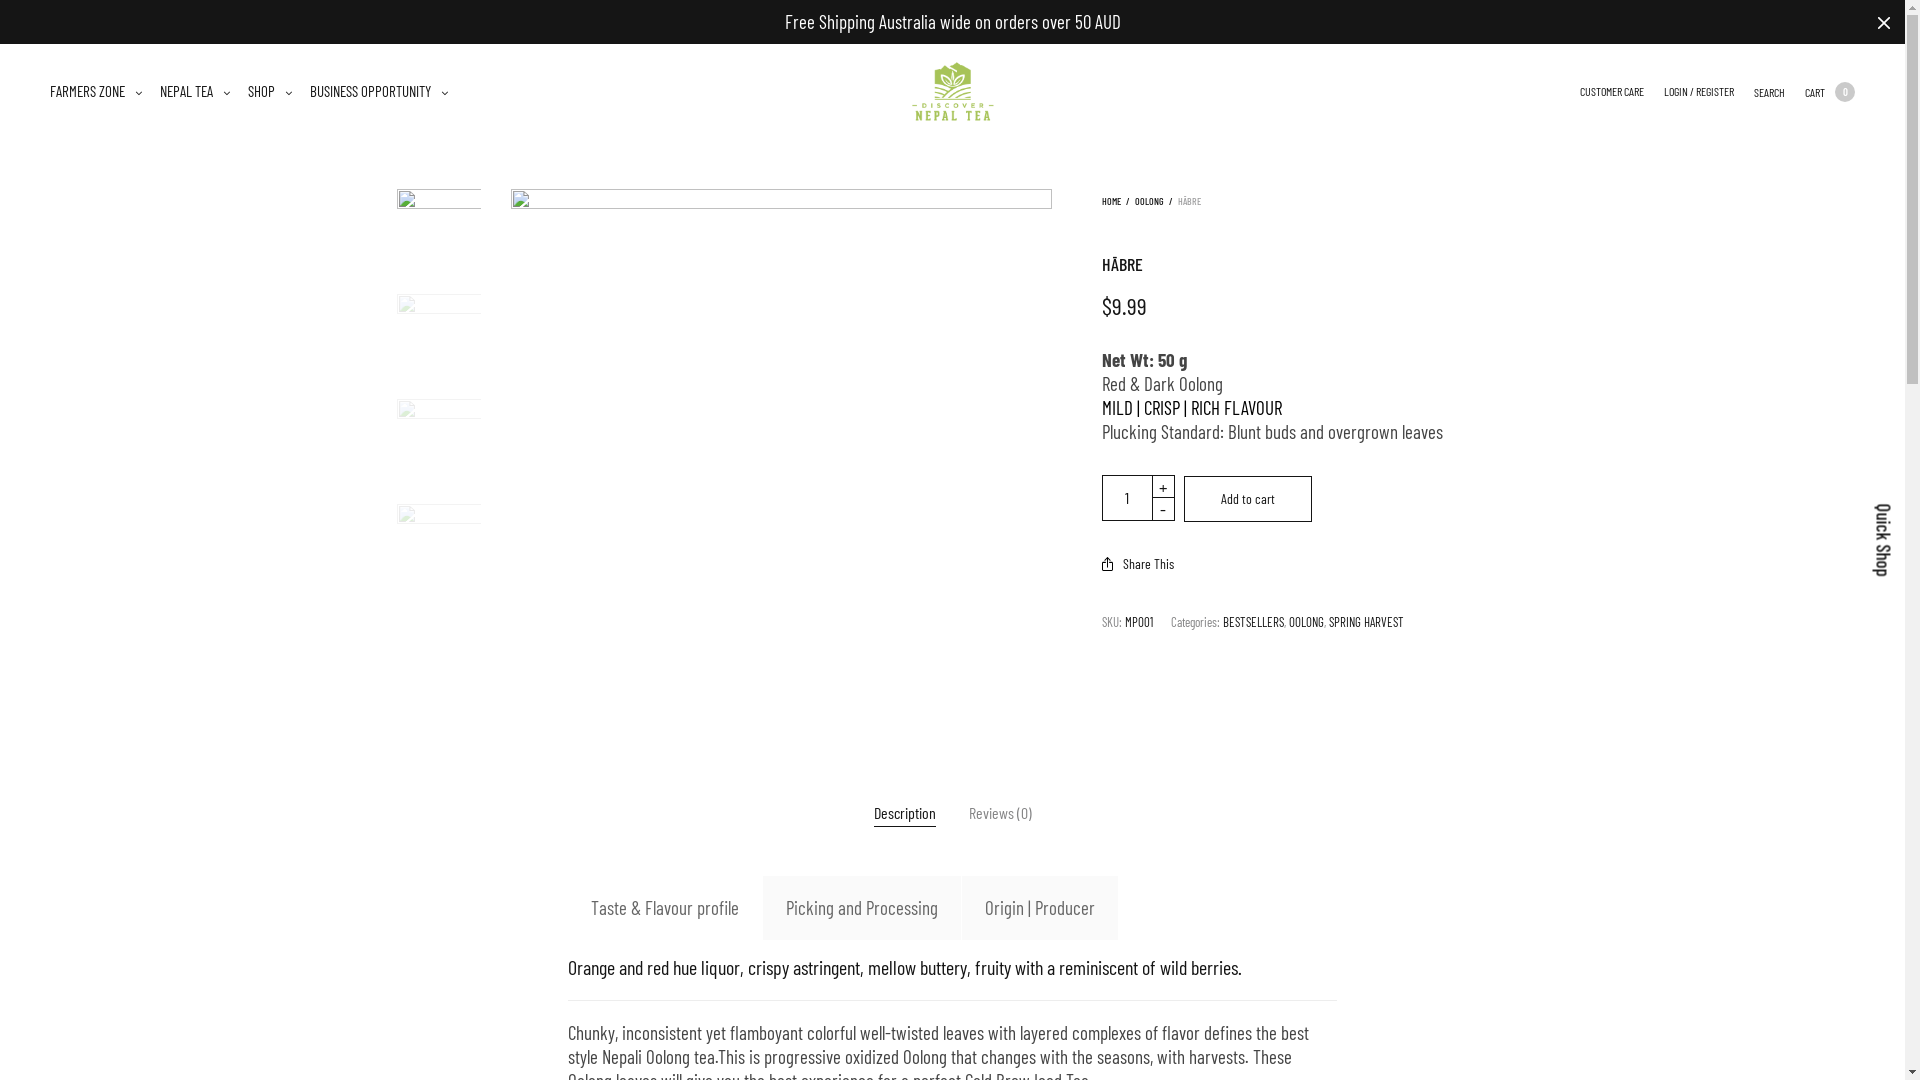 The image size is (1920, 1080). What do you see at coordinates (438, 546) in the screenshot?
I see `'habrepack'` at bounding box center [438, 546].